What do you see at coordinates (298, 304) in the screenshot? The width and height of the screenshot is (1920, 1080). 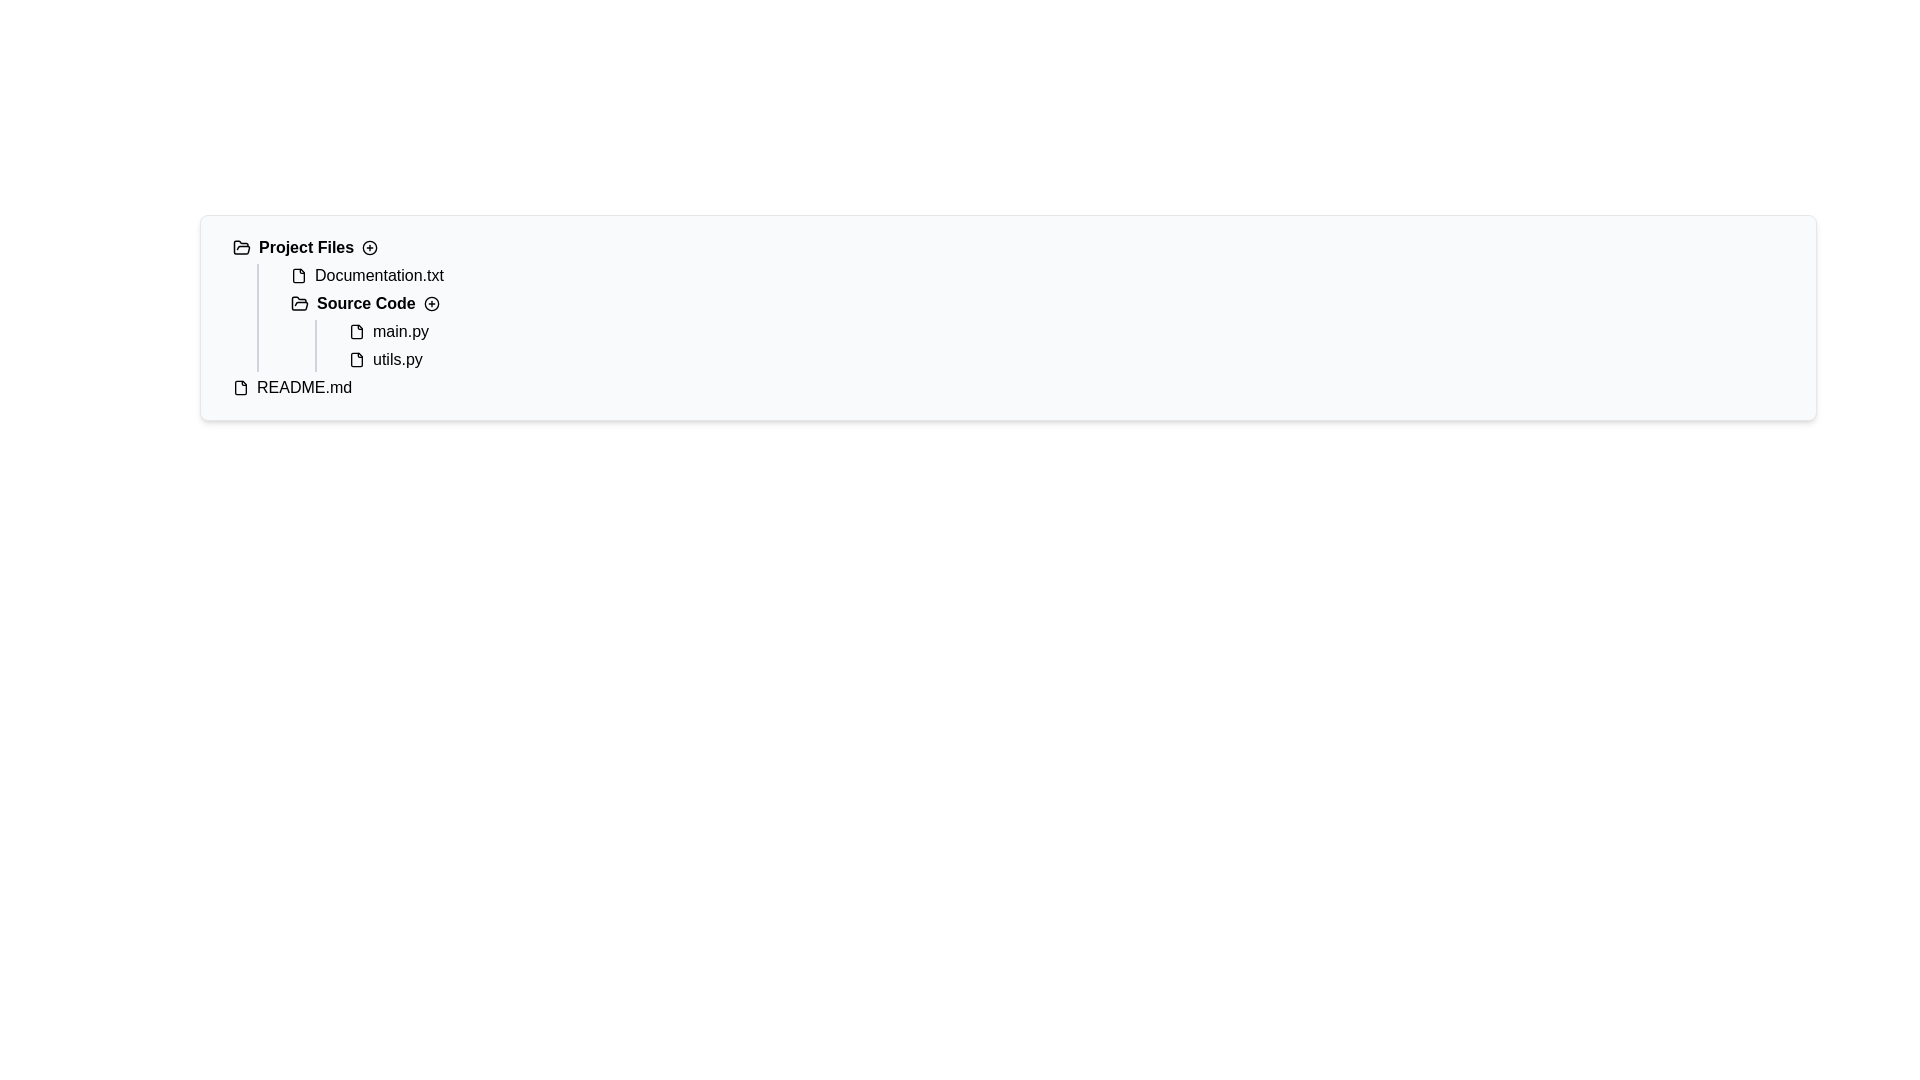 I see `the open folder icon SVG image located to the left of the 'Source Code' text to interact with the directory` at bounding box center [298, 304].